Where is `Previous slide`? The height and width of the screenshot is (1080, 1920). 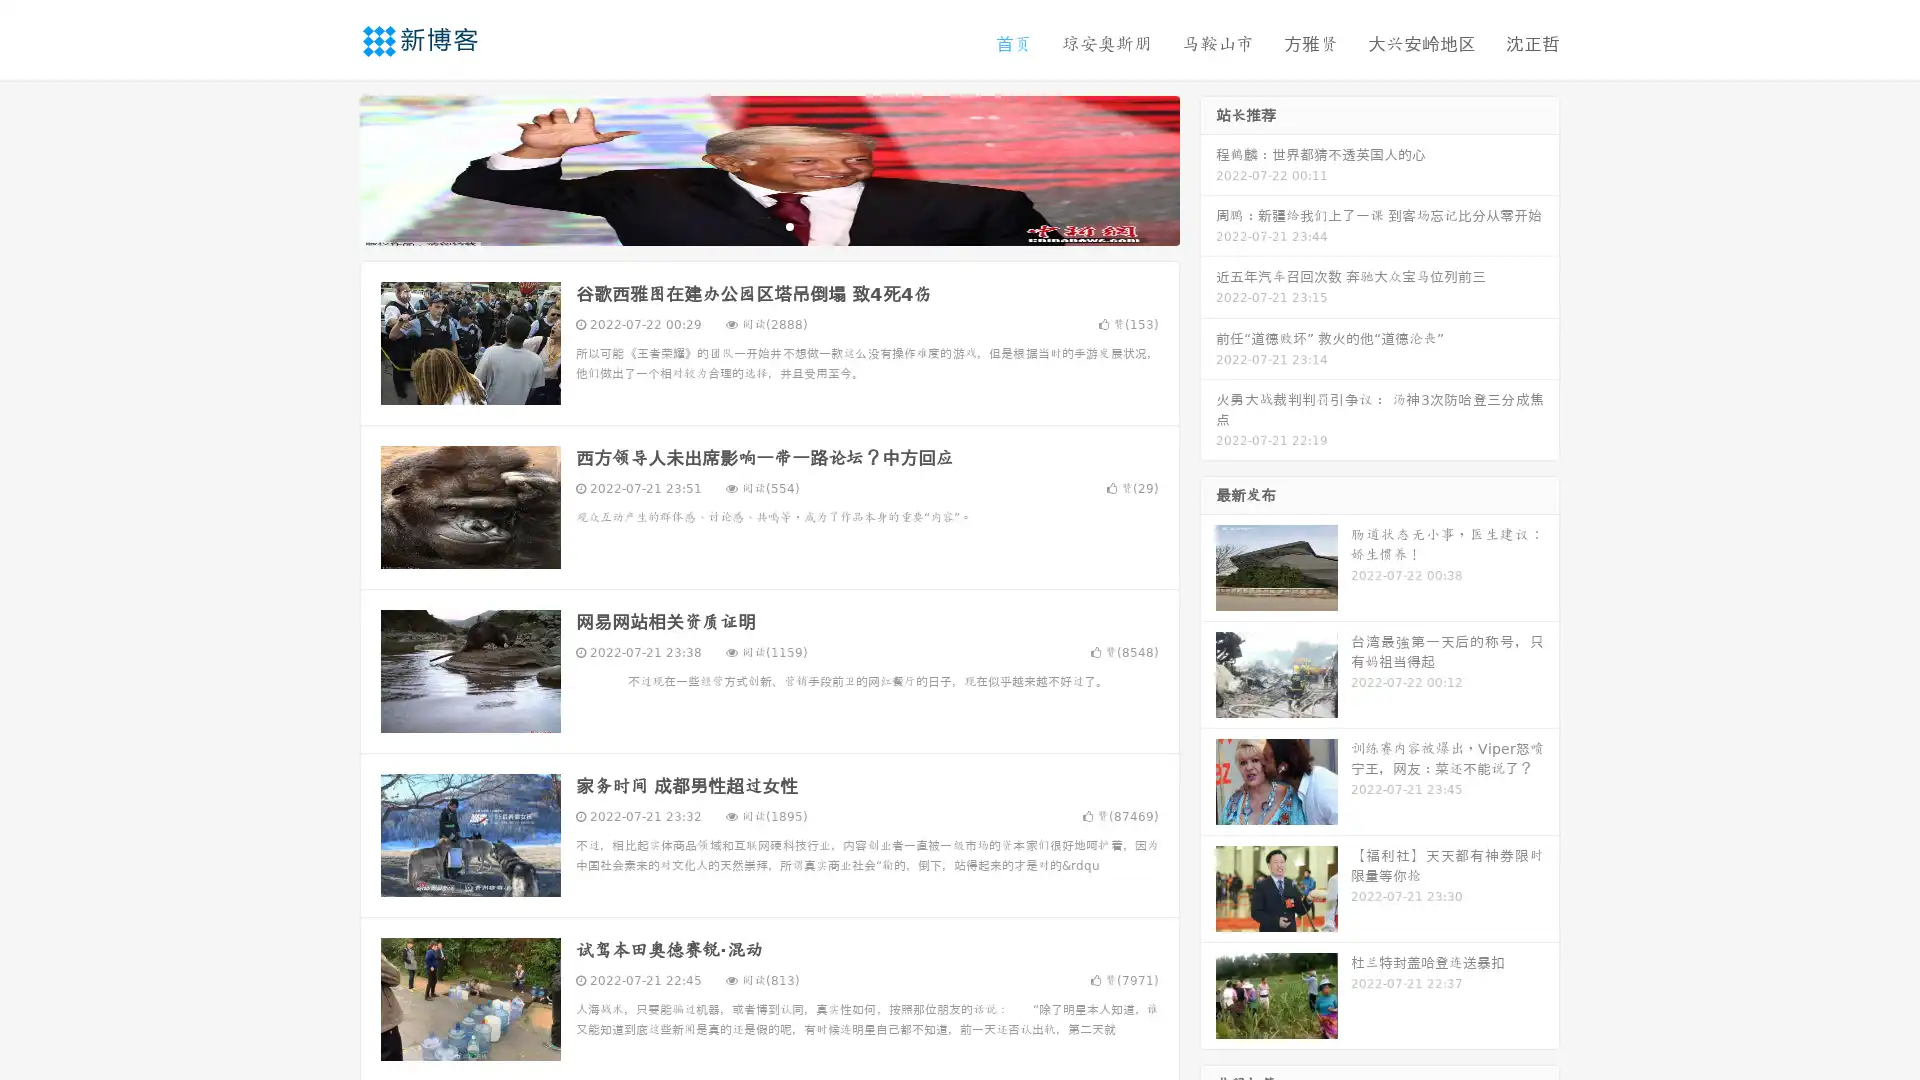
Previous slide is located at coordinates (330, 168).